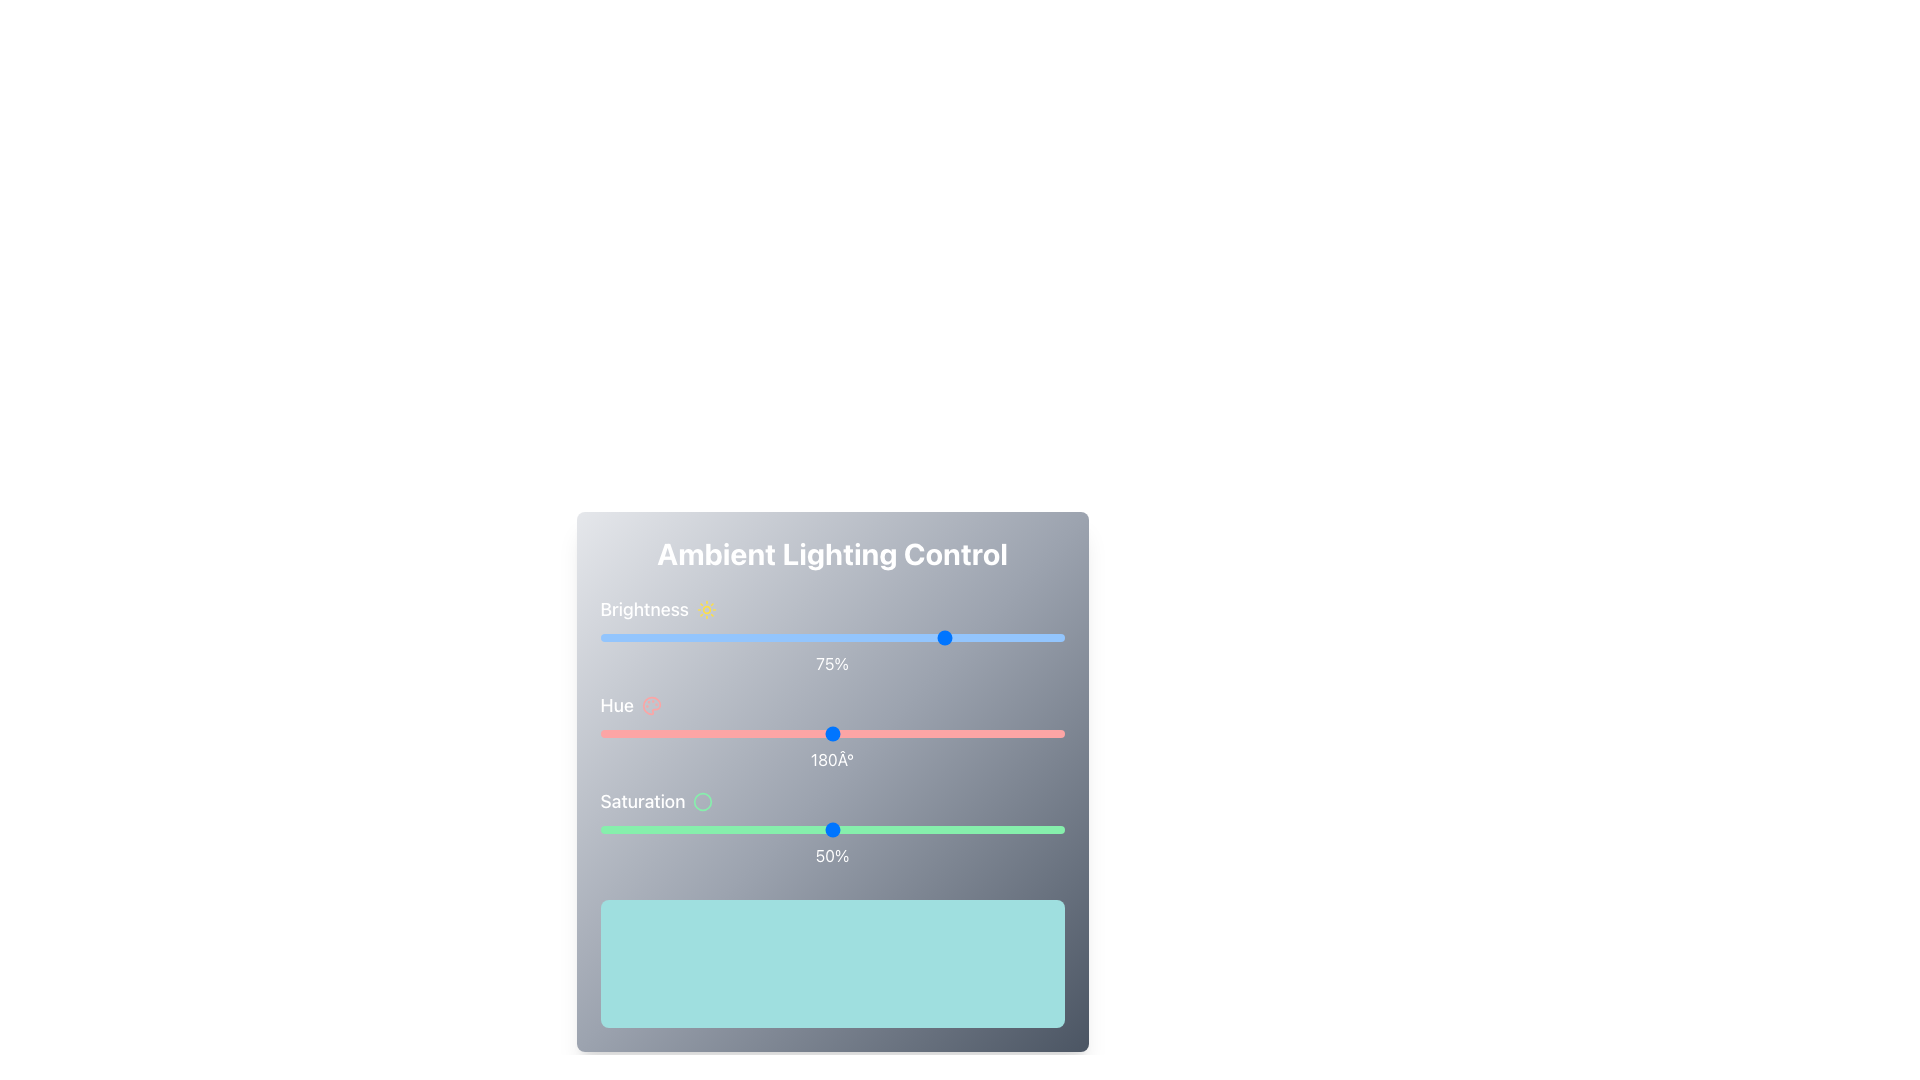  I want to click on hue, so click(908, 733).